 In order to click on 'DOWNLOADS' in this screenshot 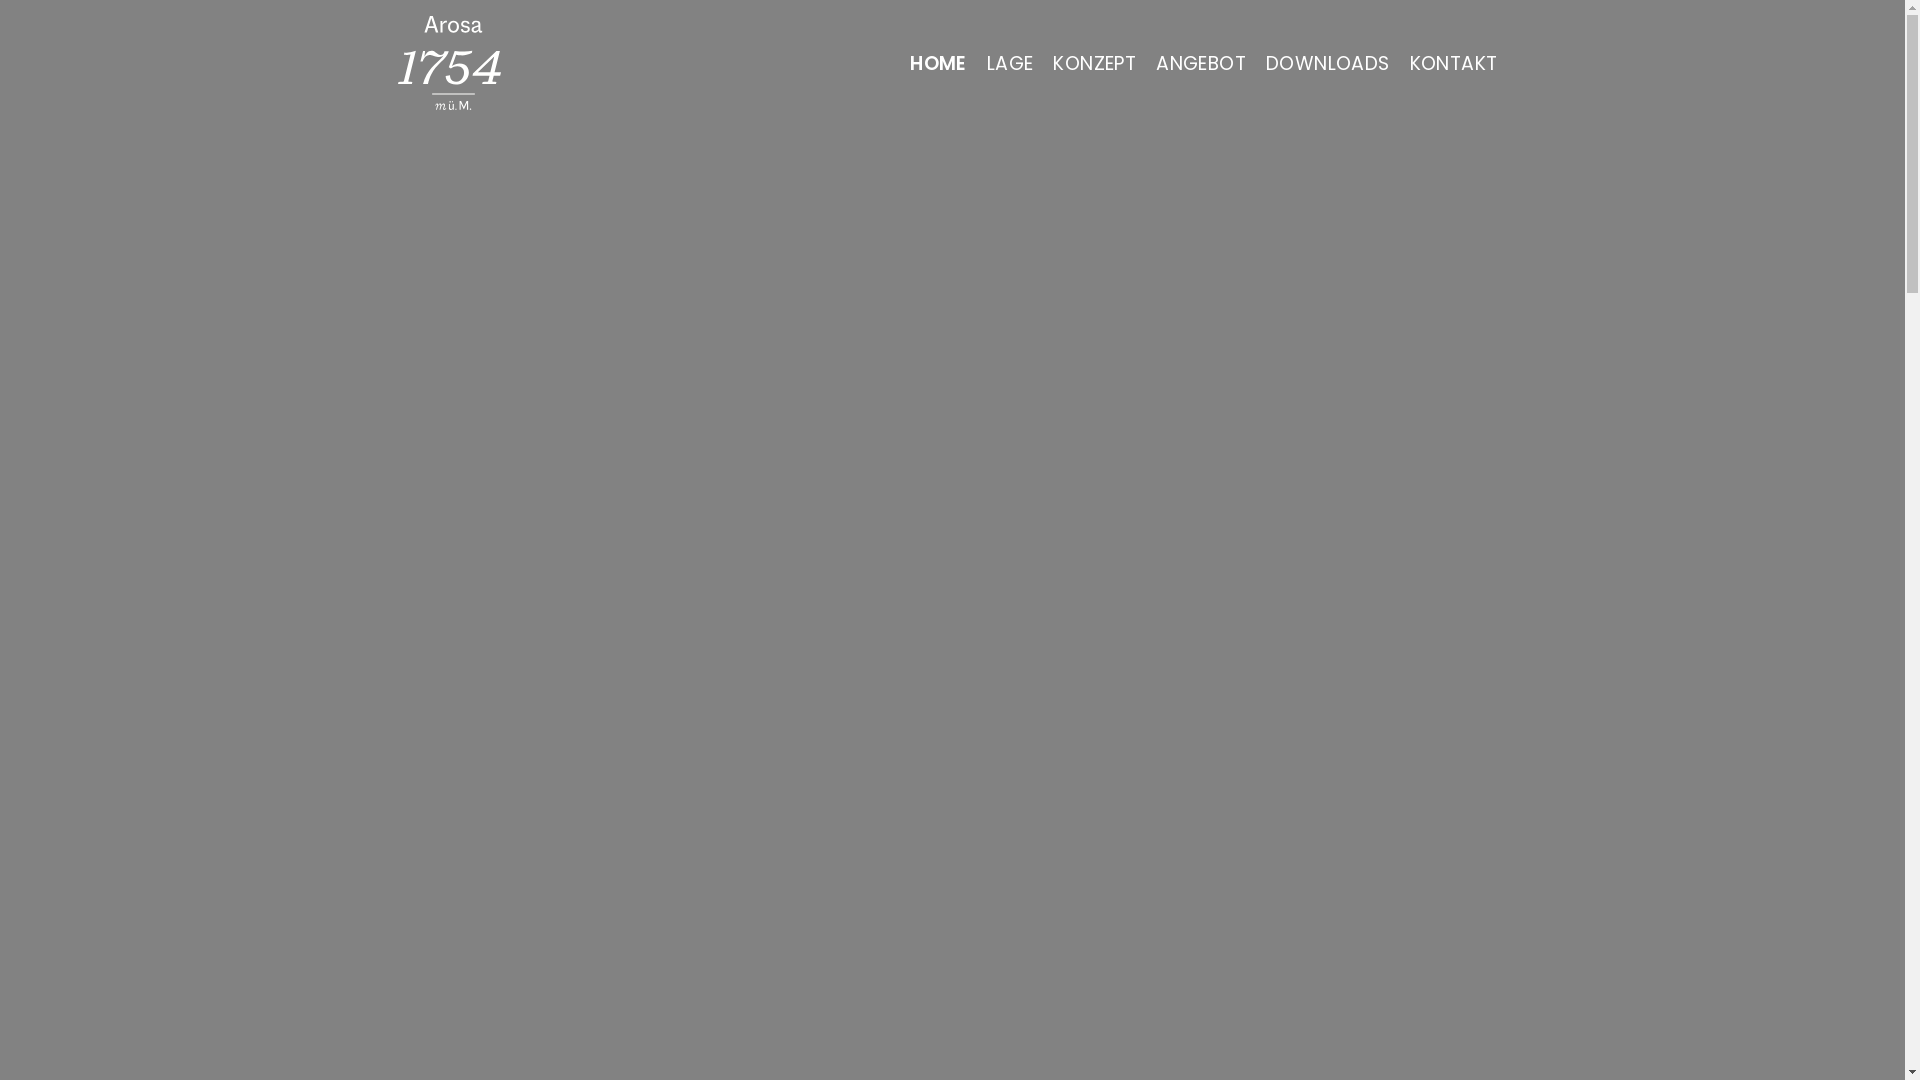, I will do `click(1328, 62)`.